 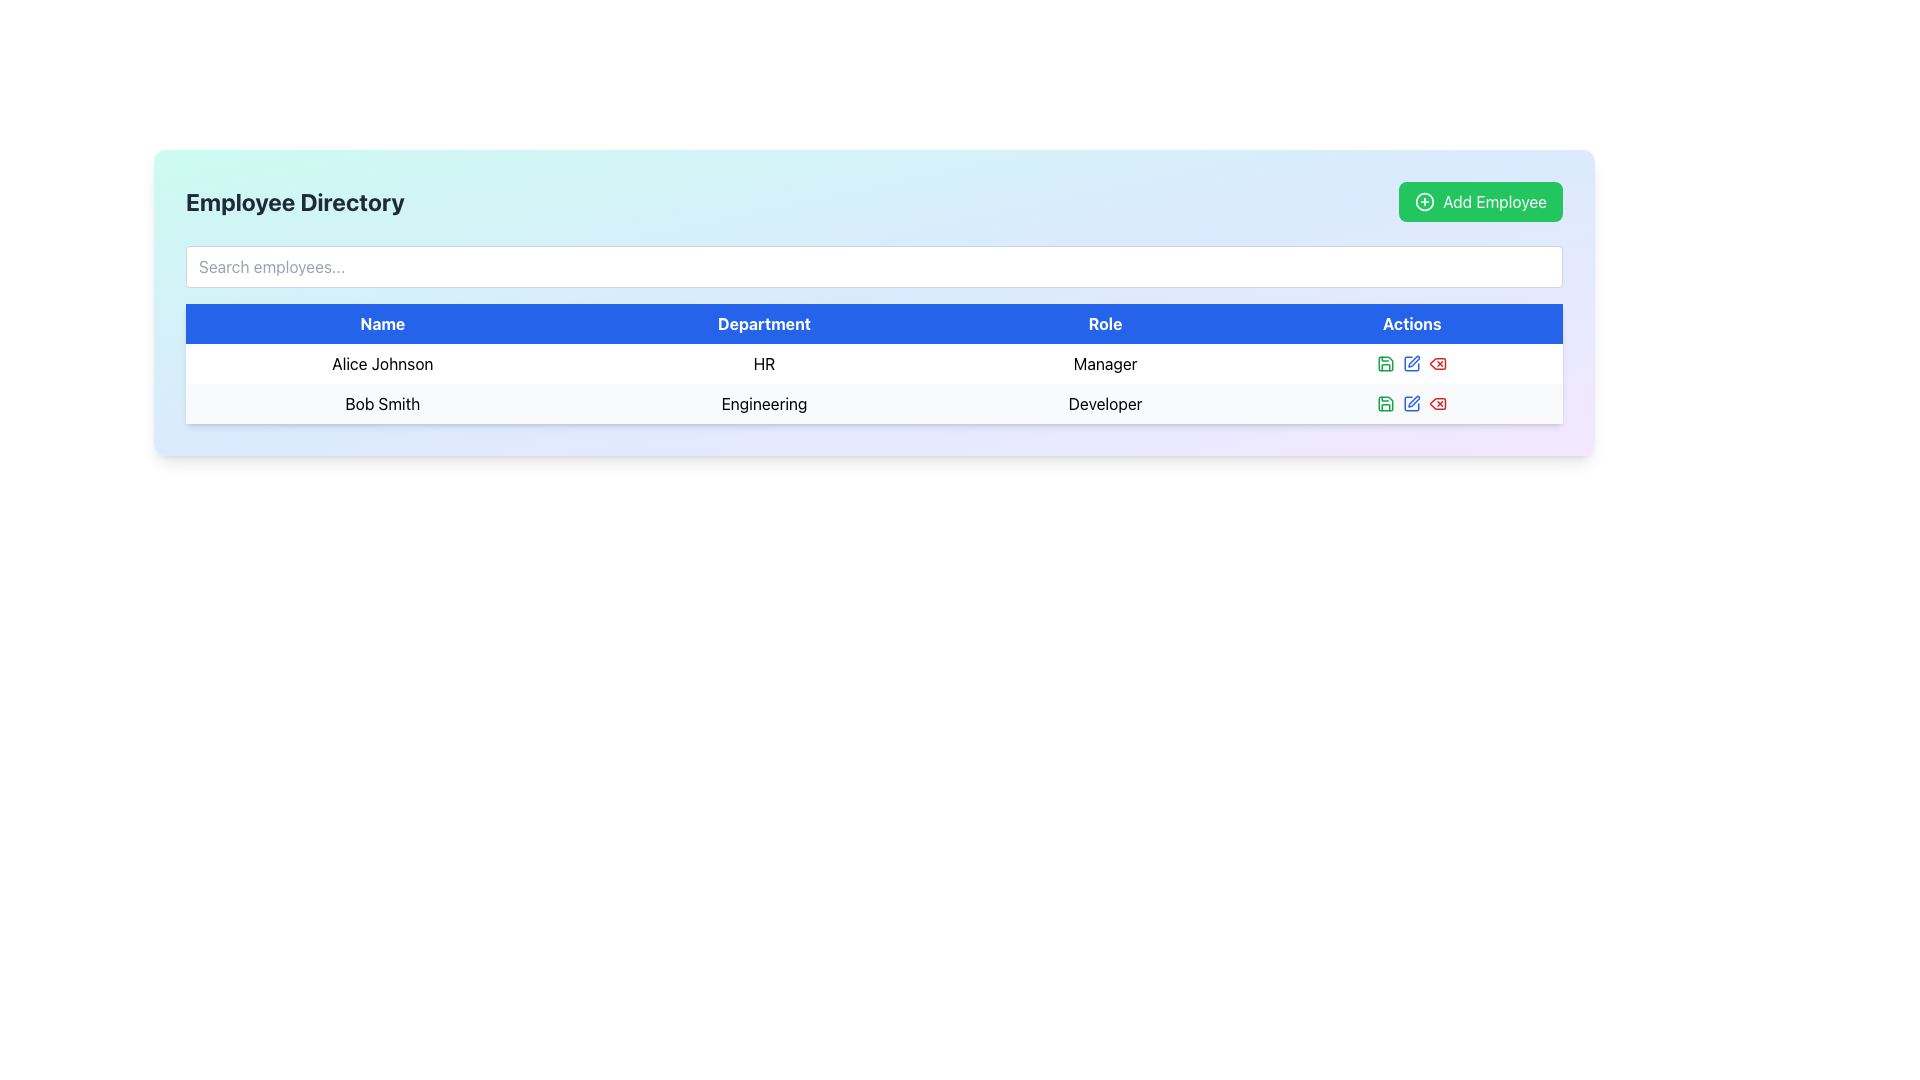 What do you see at coordinates (1413, 361) in the screenshot?
I see `the edit icon, which resembles a pen or pencil, located as the second rightmost icon in the action group for Bob Smith's entry, to initiate the edit action` at bounding box center [1413, 361].